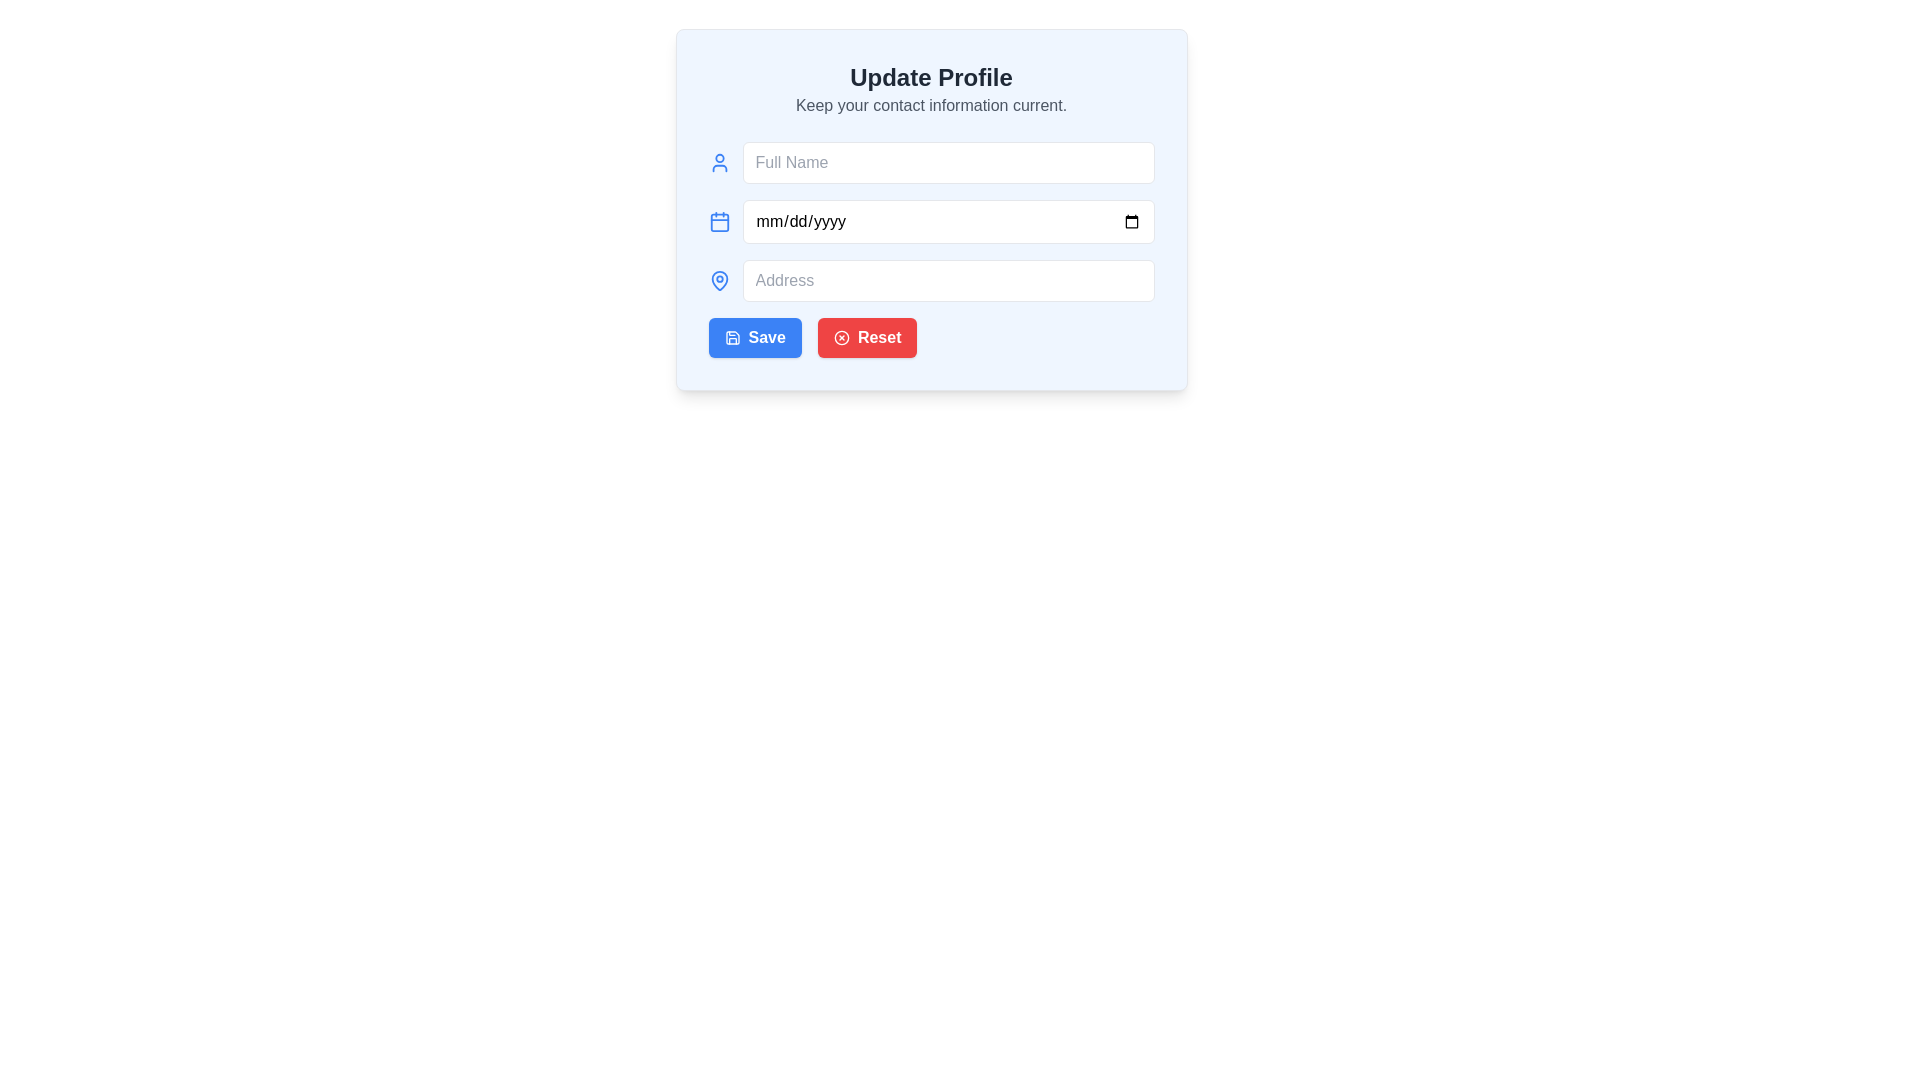 The height and width of the screenshot is (1080, 1920). I want to click on a date from the calendar view available in the date input field, which is a rectangular field with a calendar icon on the right side, positioned below the 'Full Name' input field, so click(947, 222).